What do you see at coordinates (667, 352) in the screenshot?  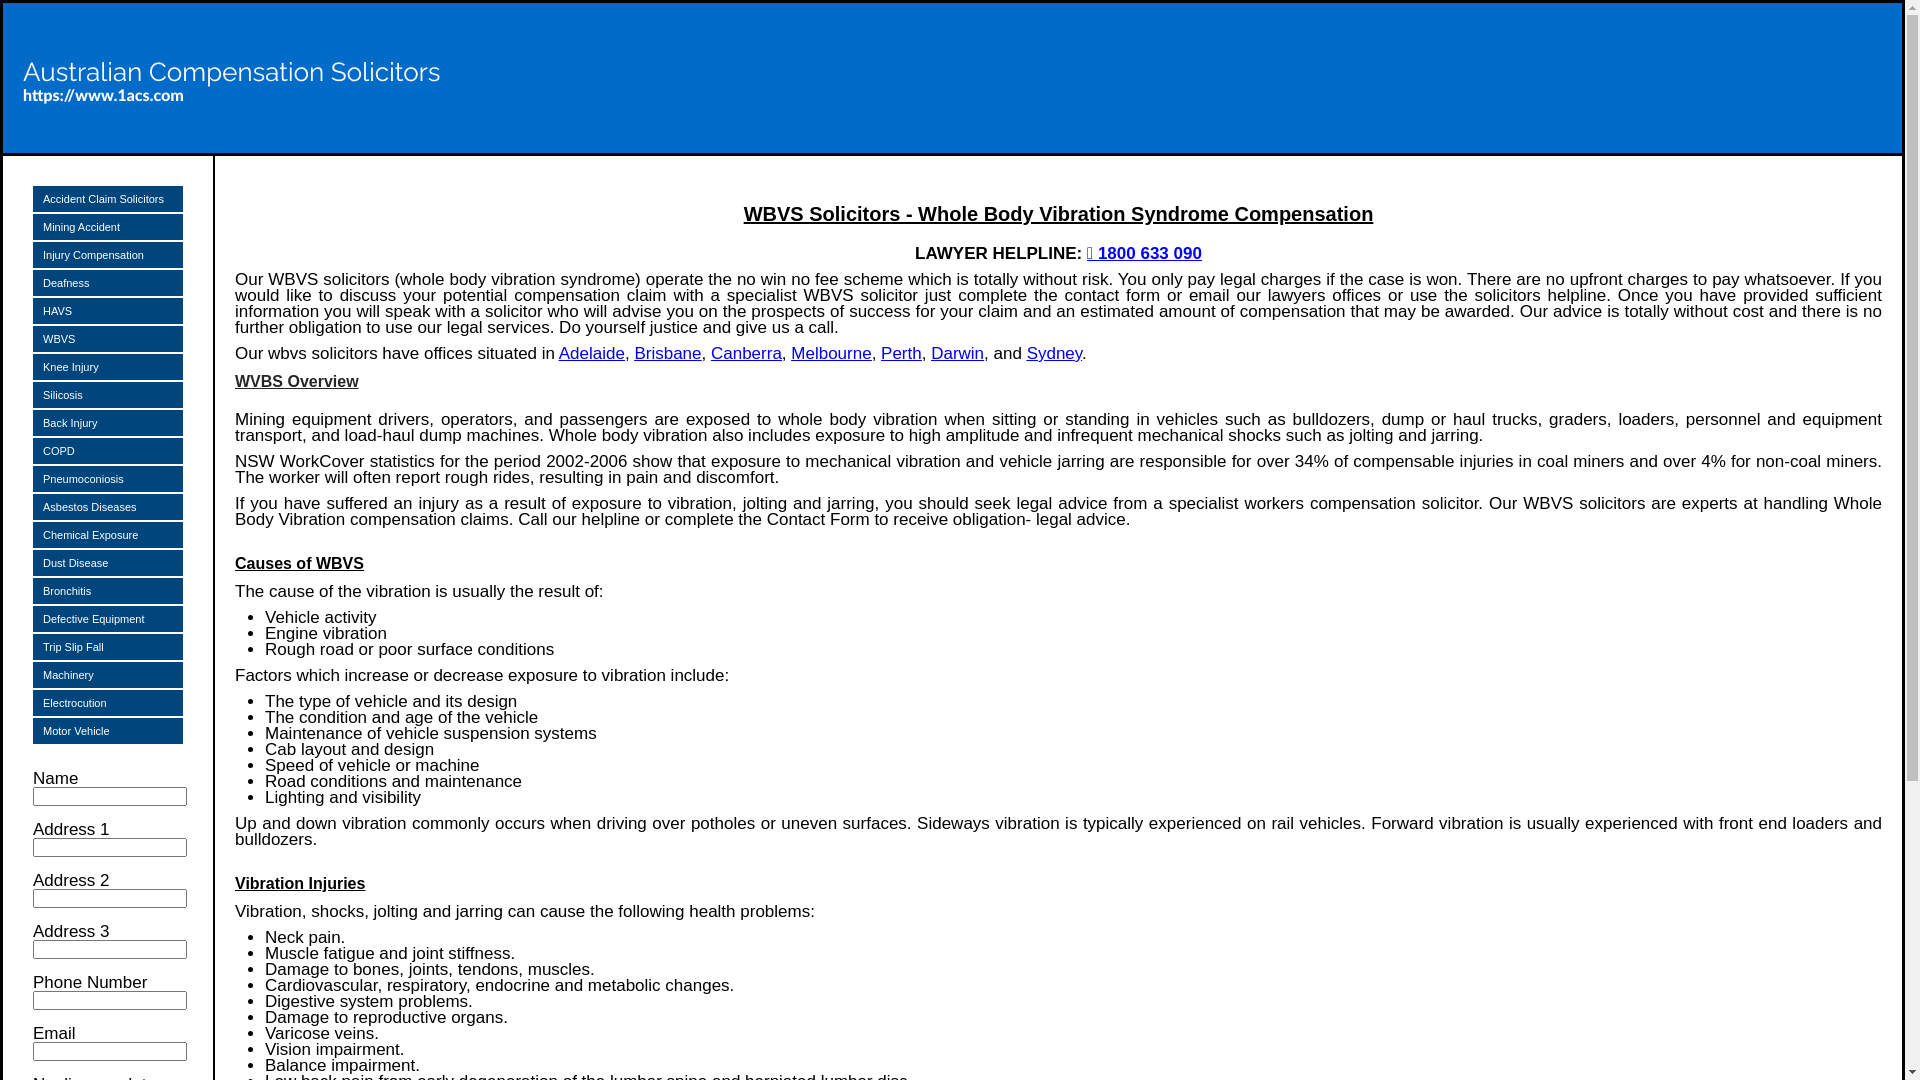 I see `'Brisbane'` at bounding box center [667, 352].